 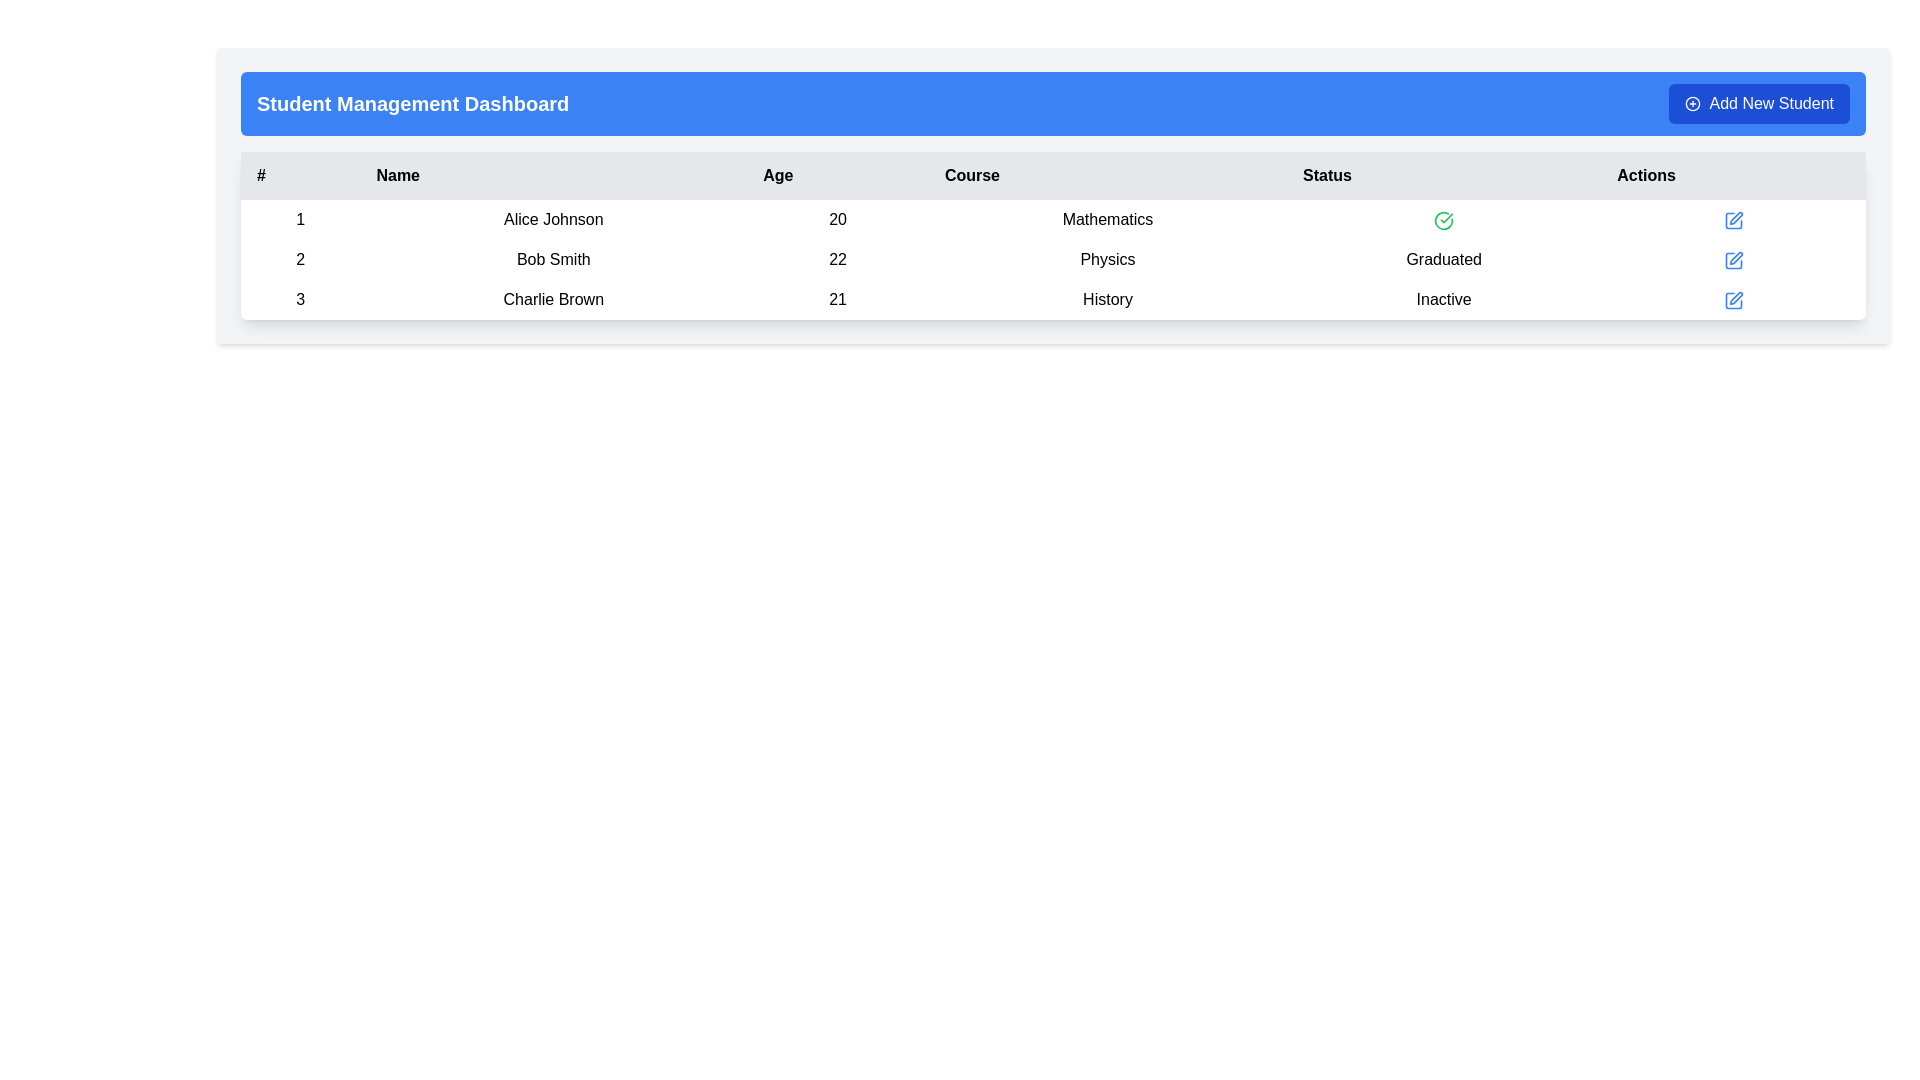 What do you see at coordinates (1732, 220) in the screenshot?
I see `the edit icon button located in the 'Actions' column of the first row corresponding to Alice Johnson` at bounding box center [1732, 220].